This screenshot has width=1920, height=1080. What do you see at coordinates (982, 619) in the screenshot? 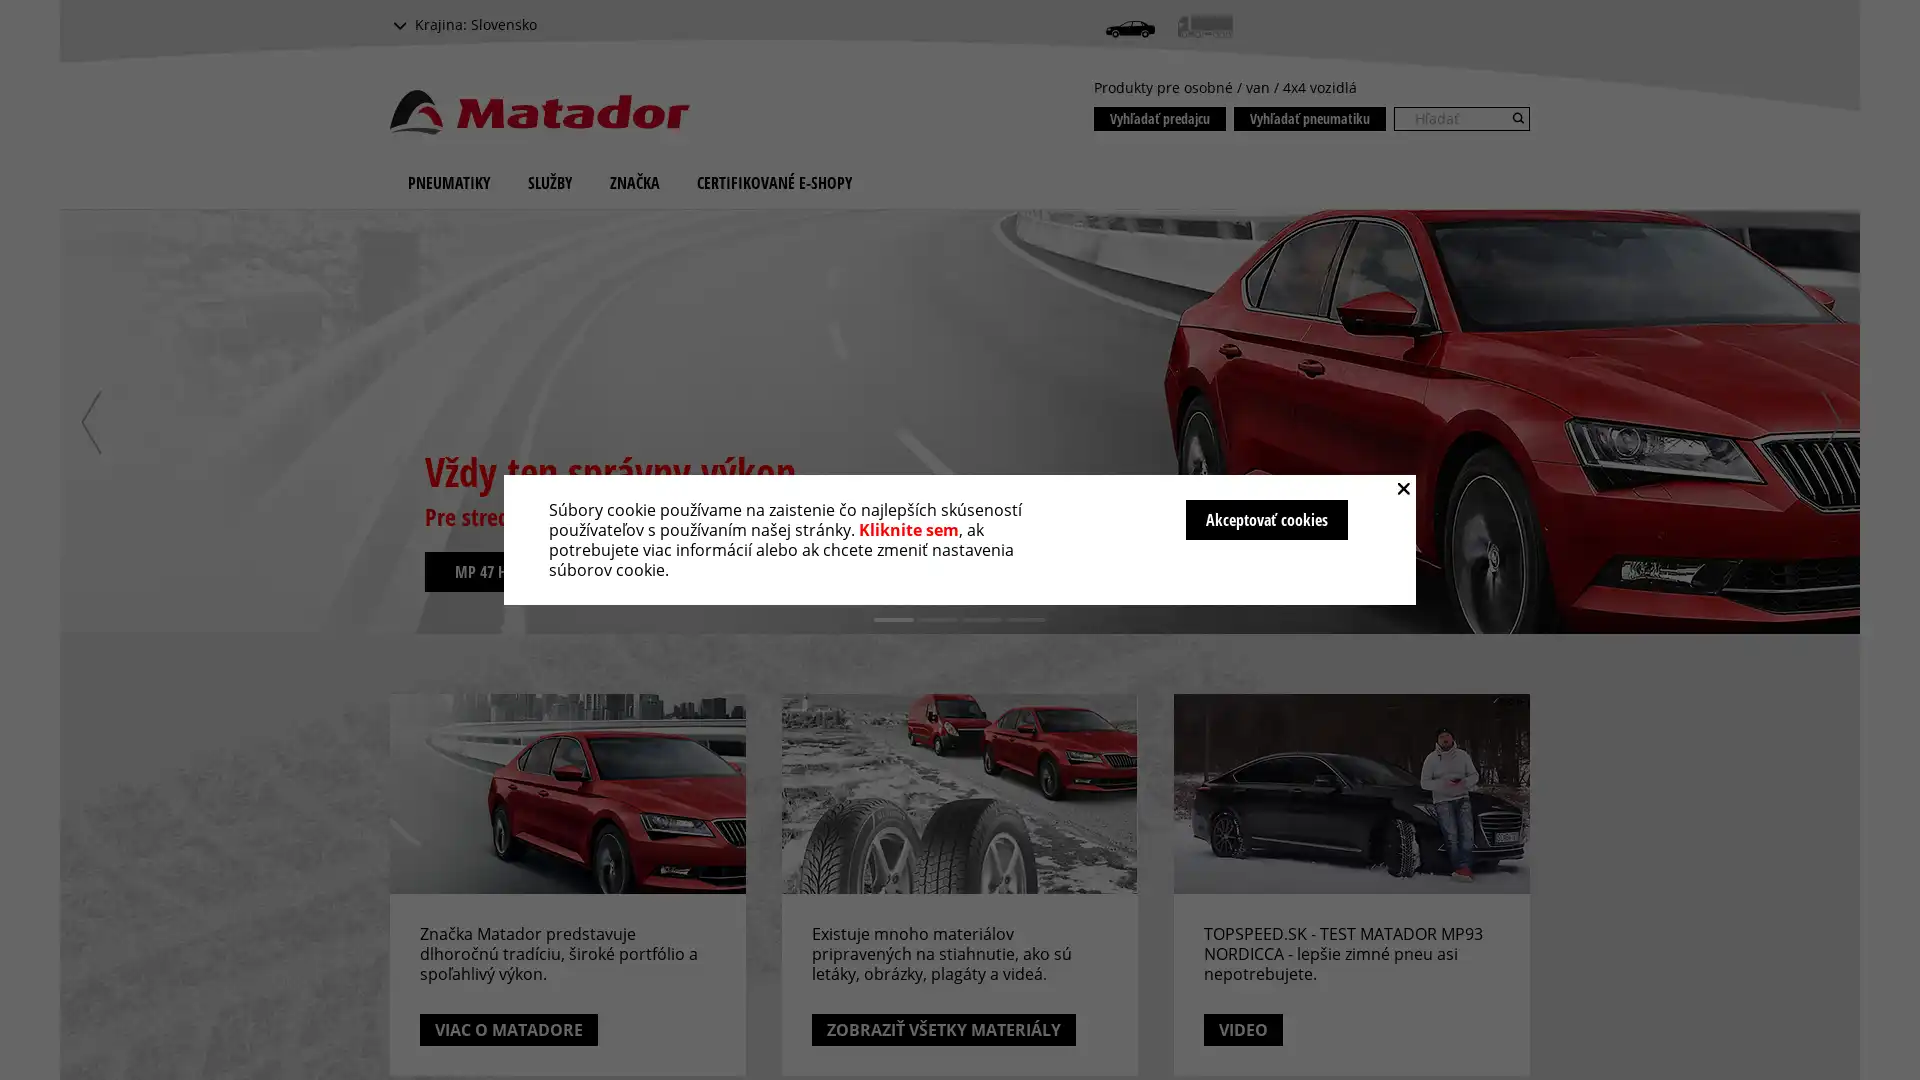
I see `3` at bounding box center [982, 619].